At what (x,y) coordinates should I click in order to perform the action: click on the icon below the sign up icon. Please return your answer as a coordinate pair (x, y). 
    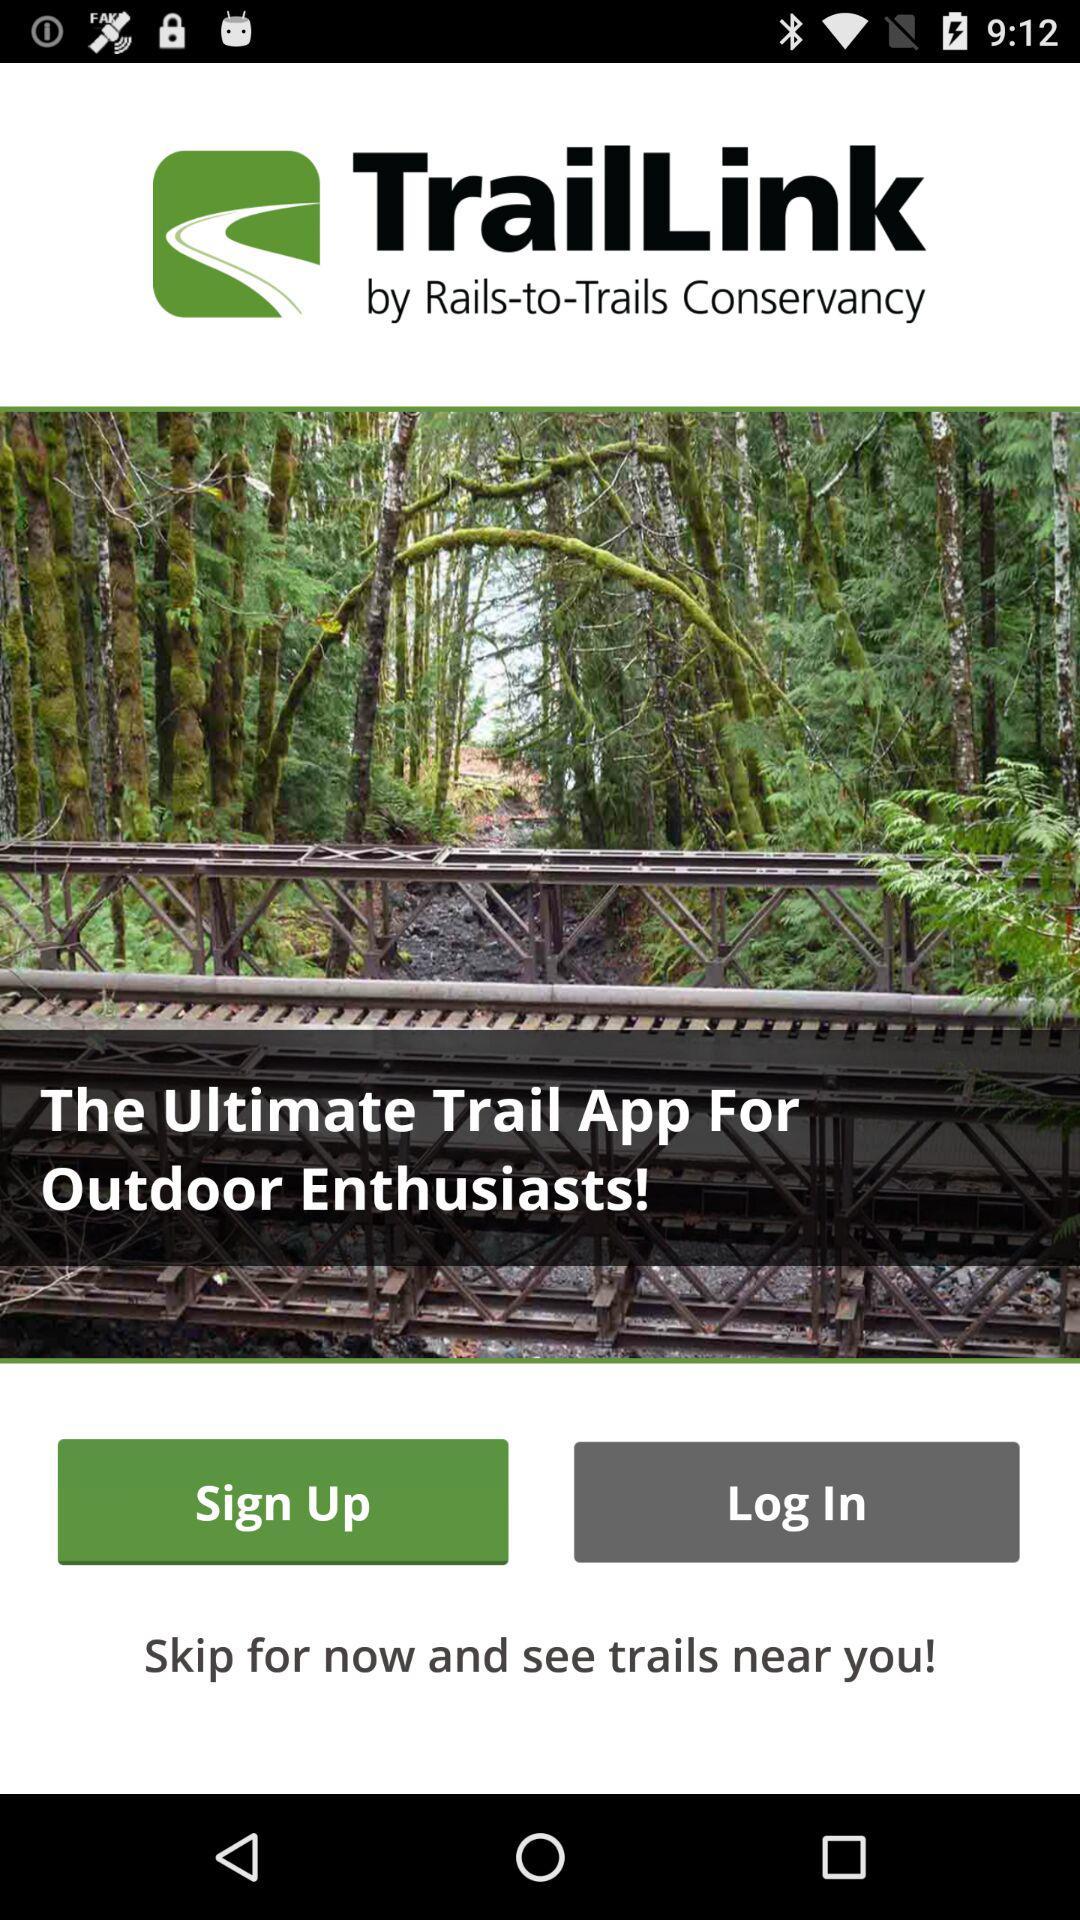
    Looking at the image, I should click on (540, 1654).